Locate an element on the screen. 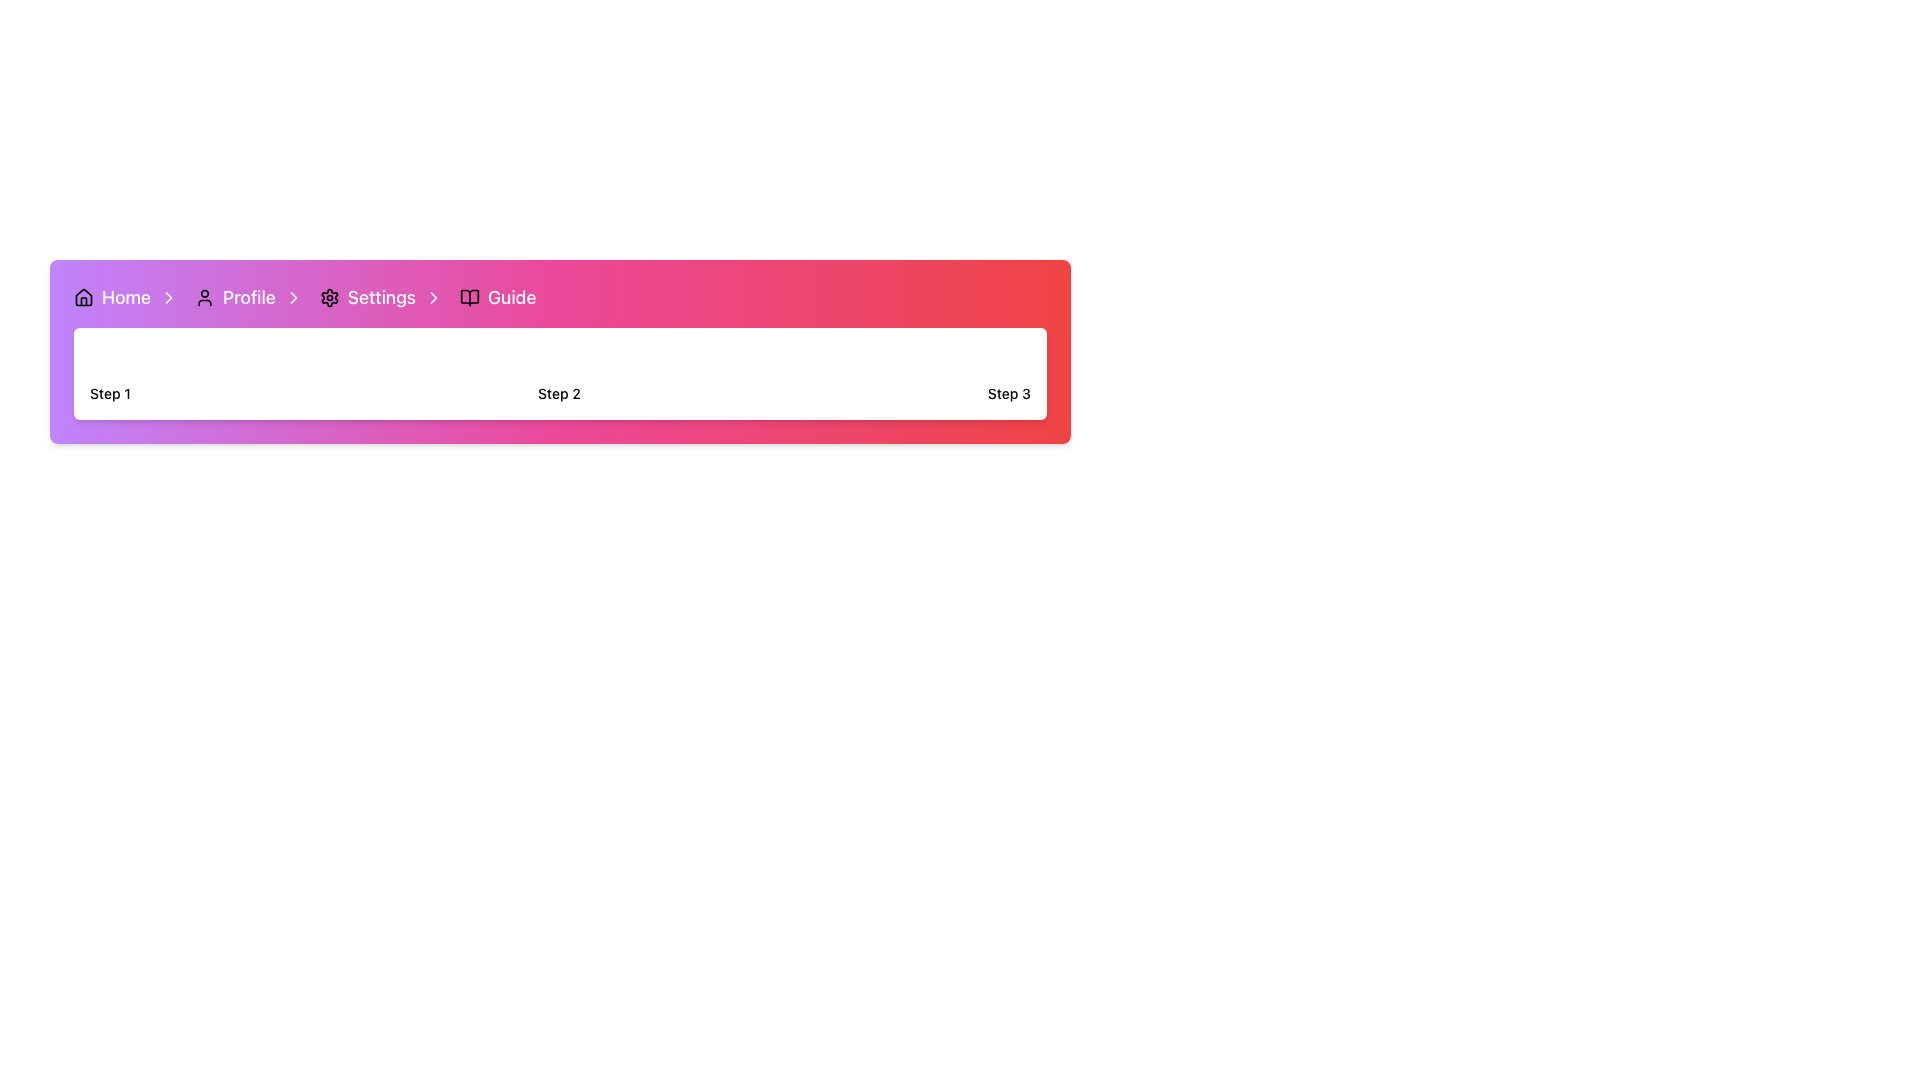  the settings icon button located in the horizontal menu bar, positioned between the Profile icon and the Guide book icon is located at coordinates (329, 297).